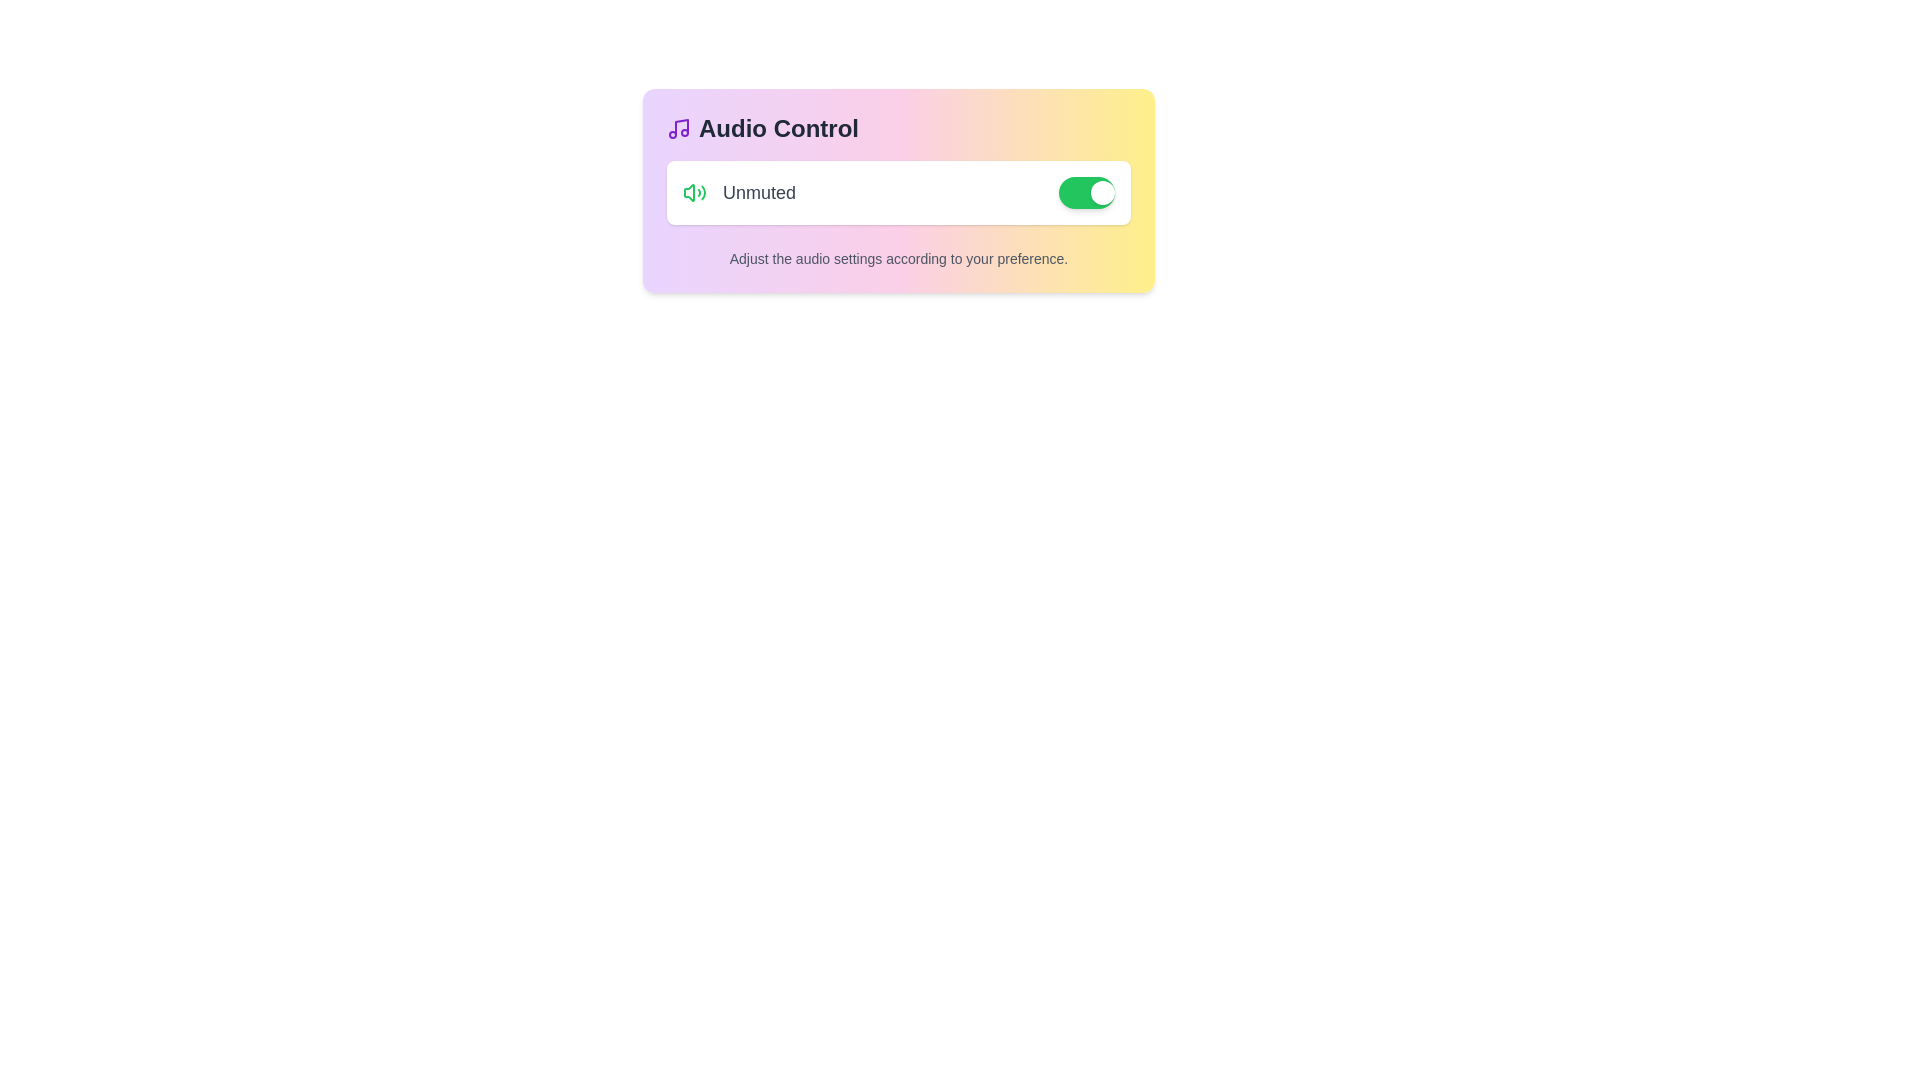 The width and height of the screenshot is (1920, 1080). I want to click on the rightmost wave-like shape of the speaker representation indicating high sound levels, located near the 'Unmuted' label in the interface, so click(703, 192).